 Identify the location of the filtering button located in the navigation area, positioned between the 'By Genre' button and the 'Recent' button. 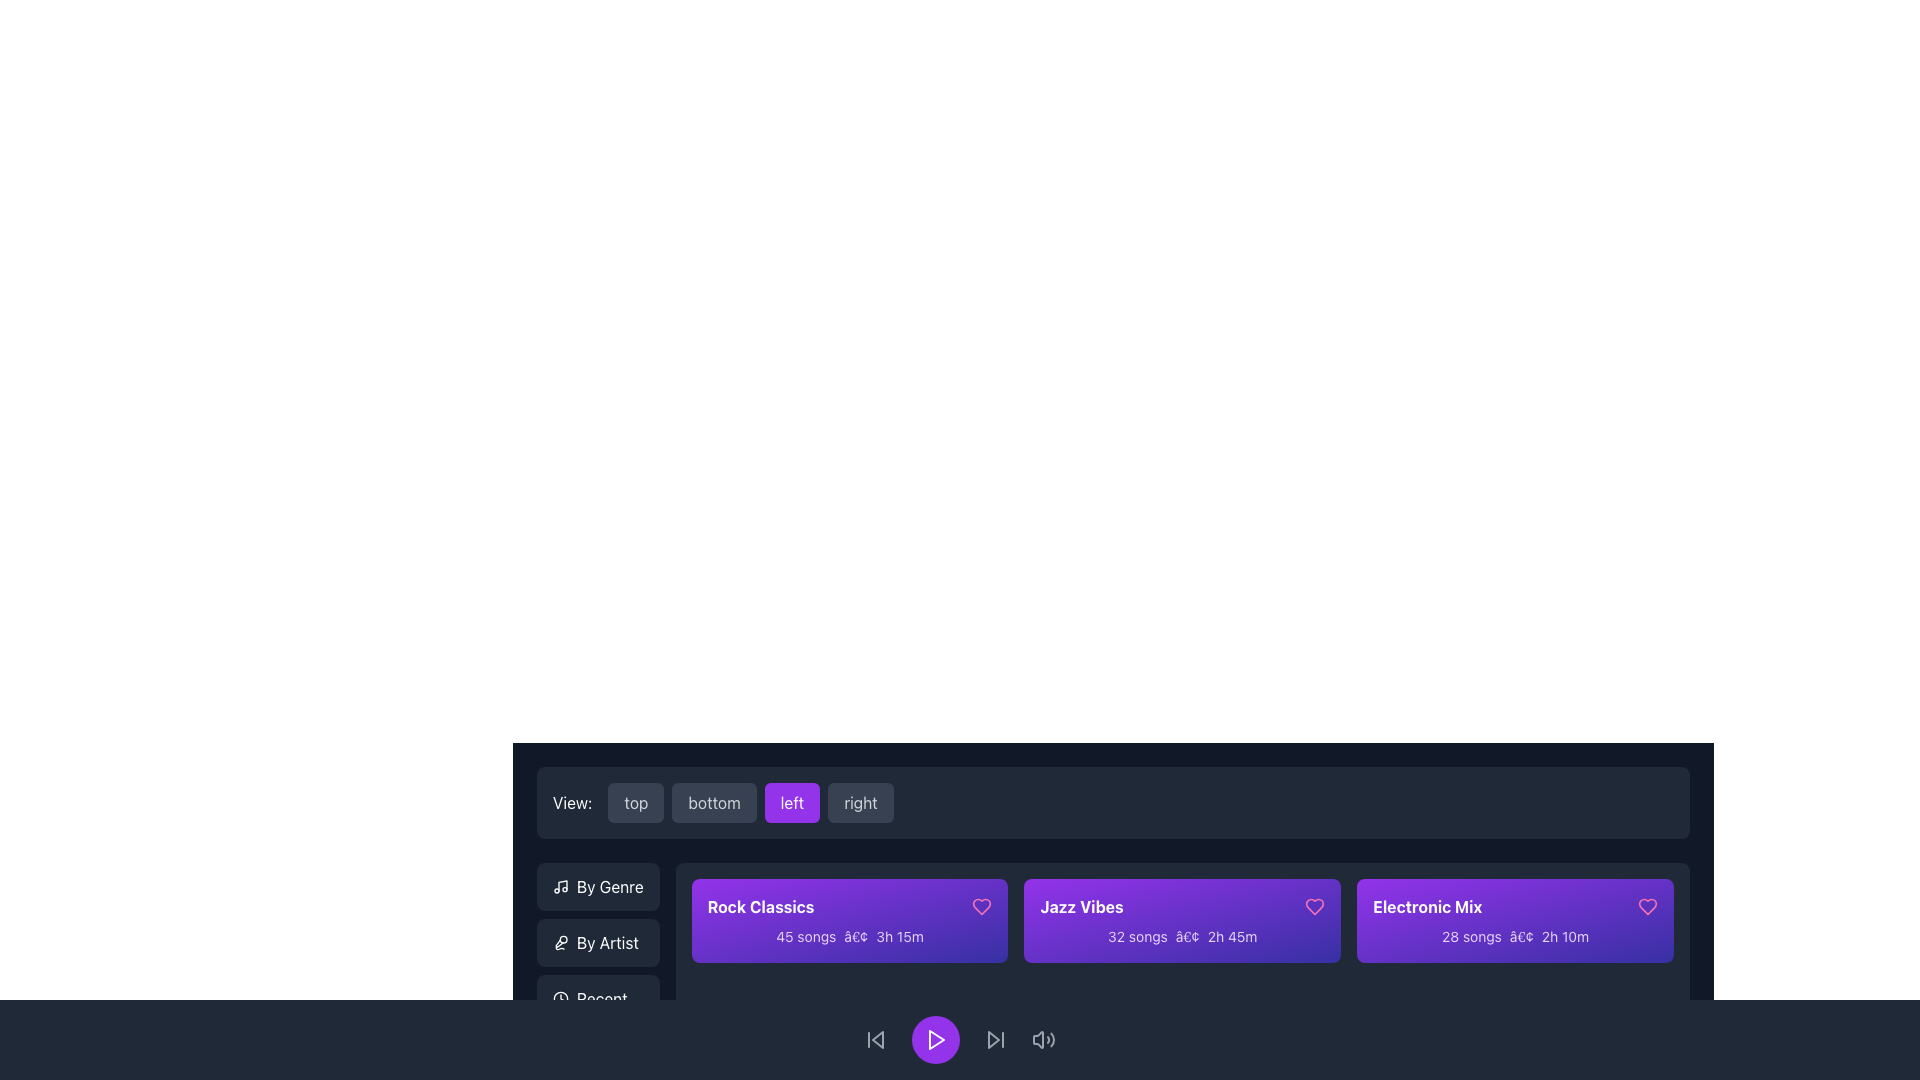
(597, 942).